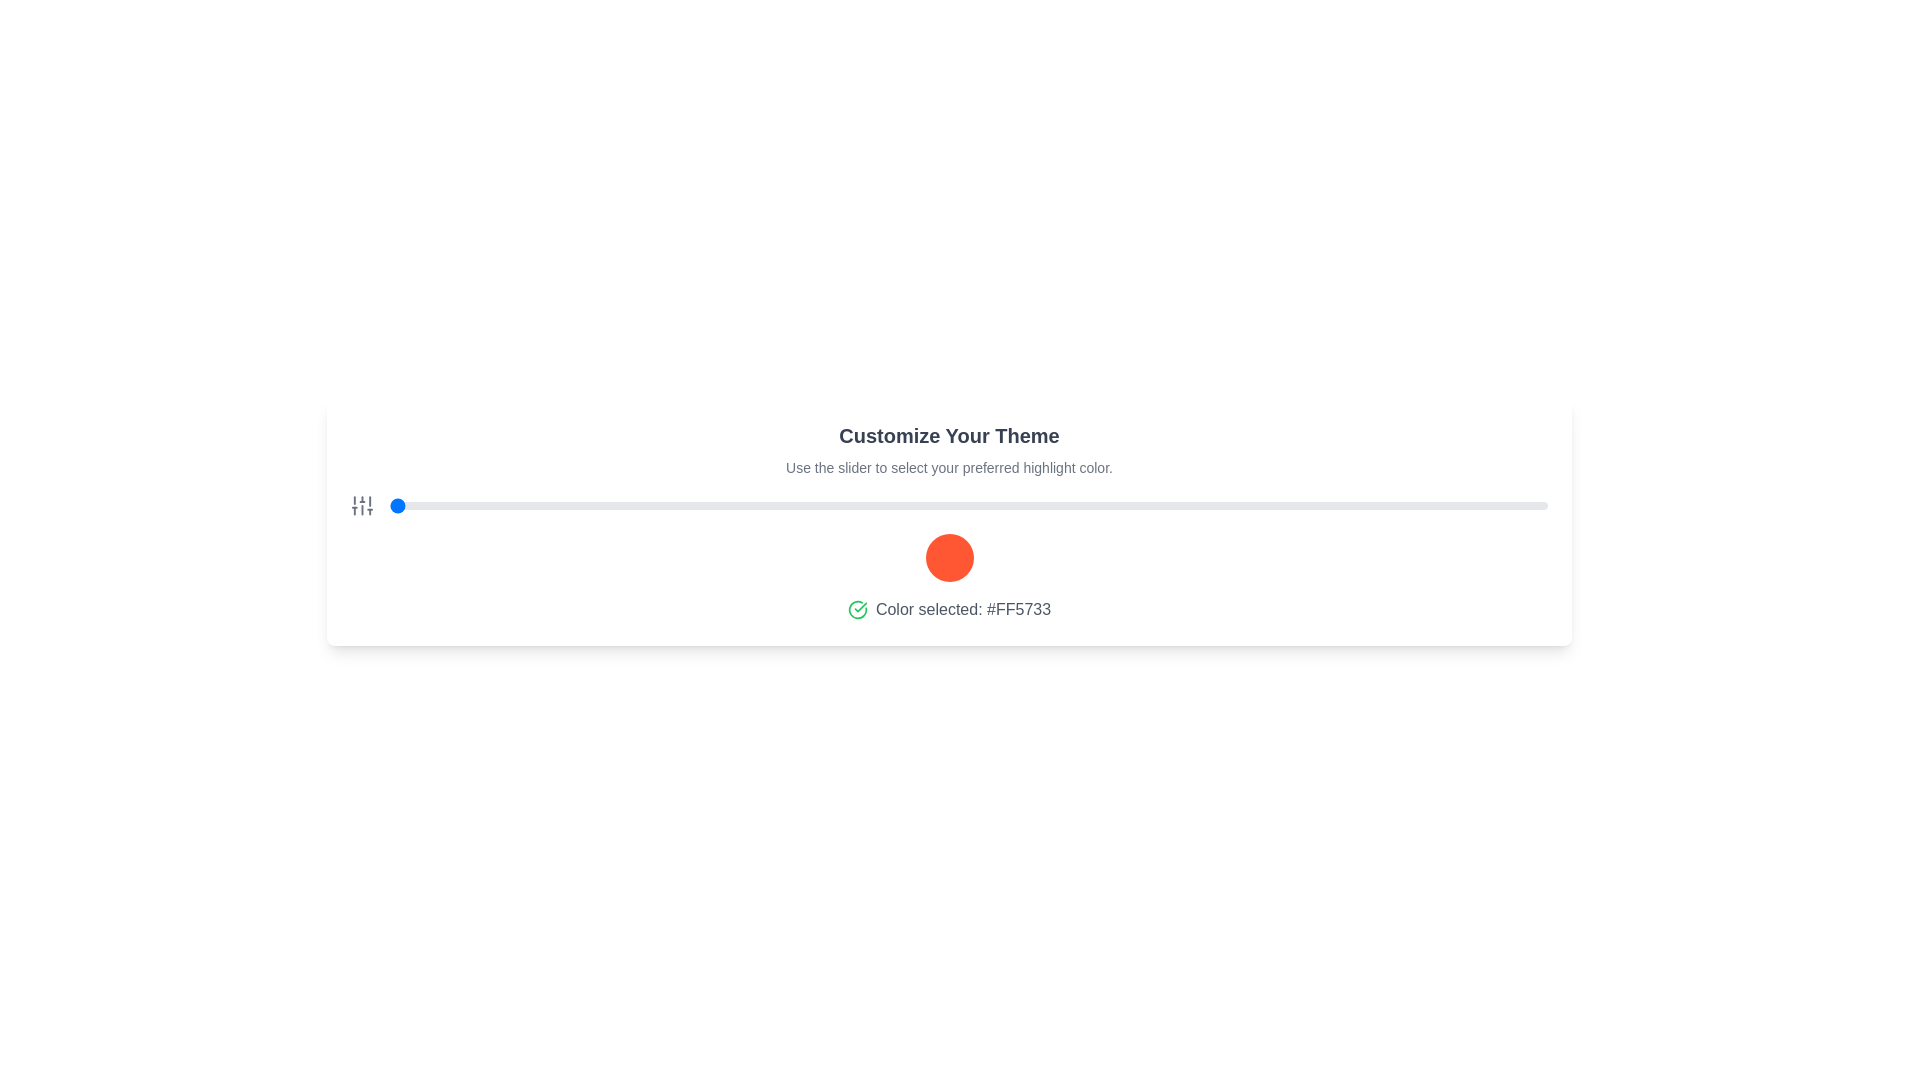 This screenshot has height=1080, width=1920. I want to click on the slider value, so click(1509, 504).